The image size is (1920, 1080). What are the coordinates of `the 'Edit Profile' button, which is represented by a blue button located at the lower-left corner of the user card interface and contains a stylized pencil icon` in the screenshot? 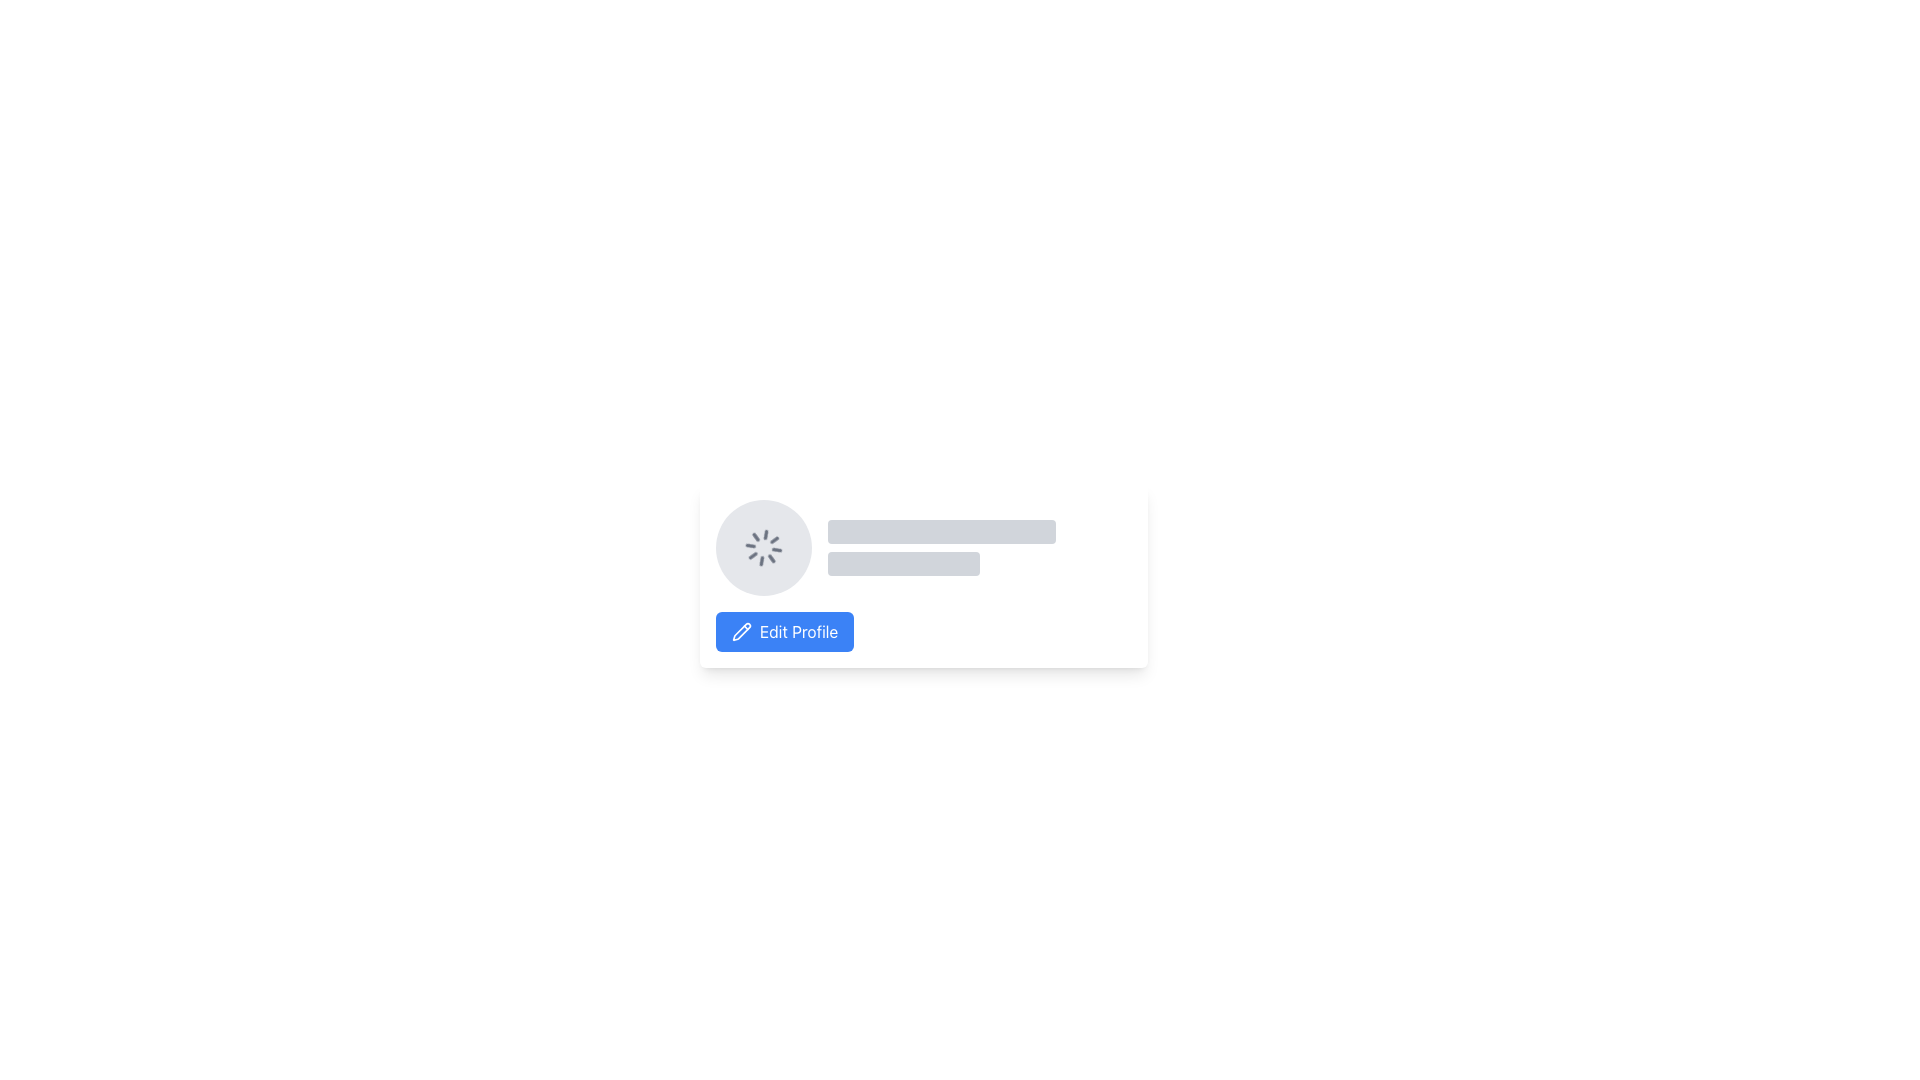 It's located at (741, 631).